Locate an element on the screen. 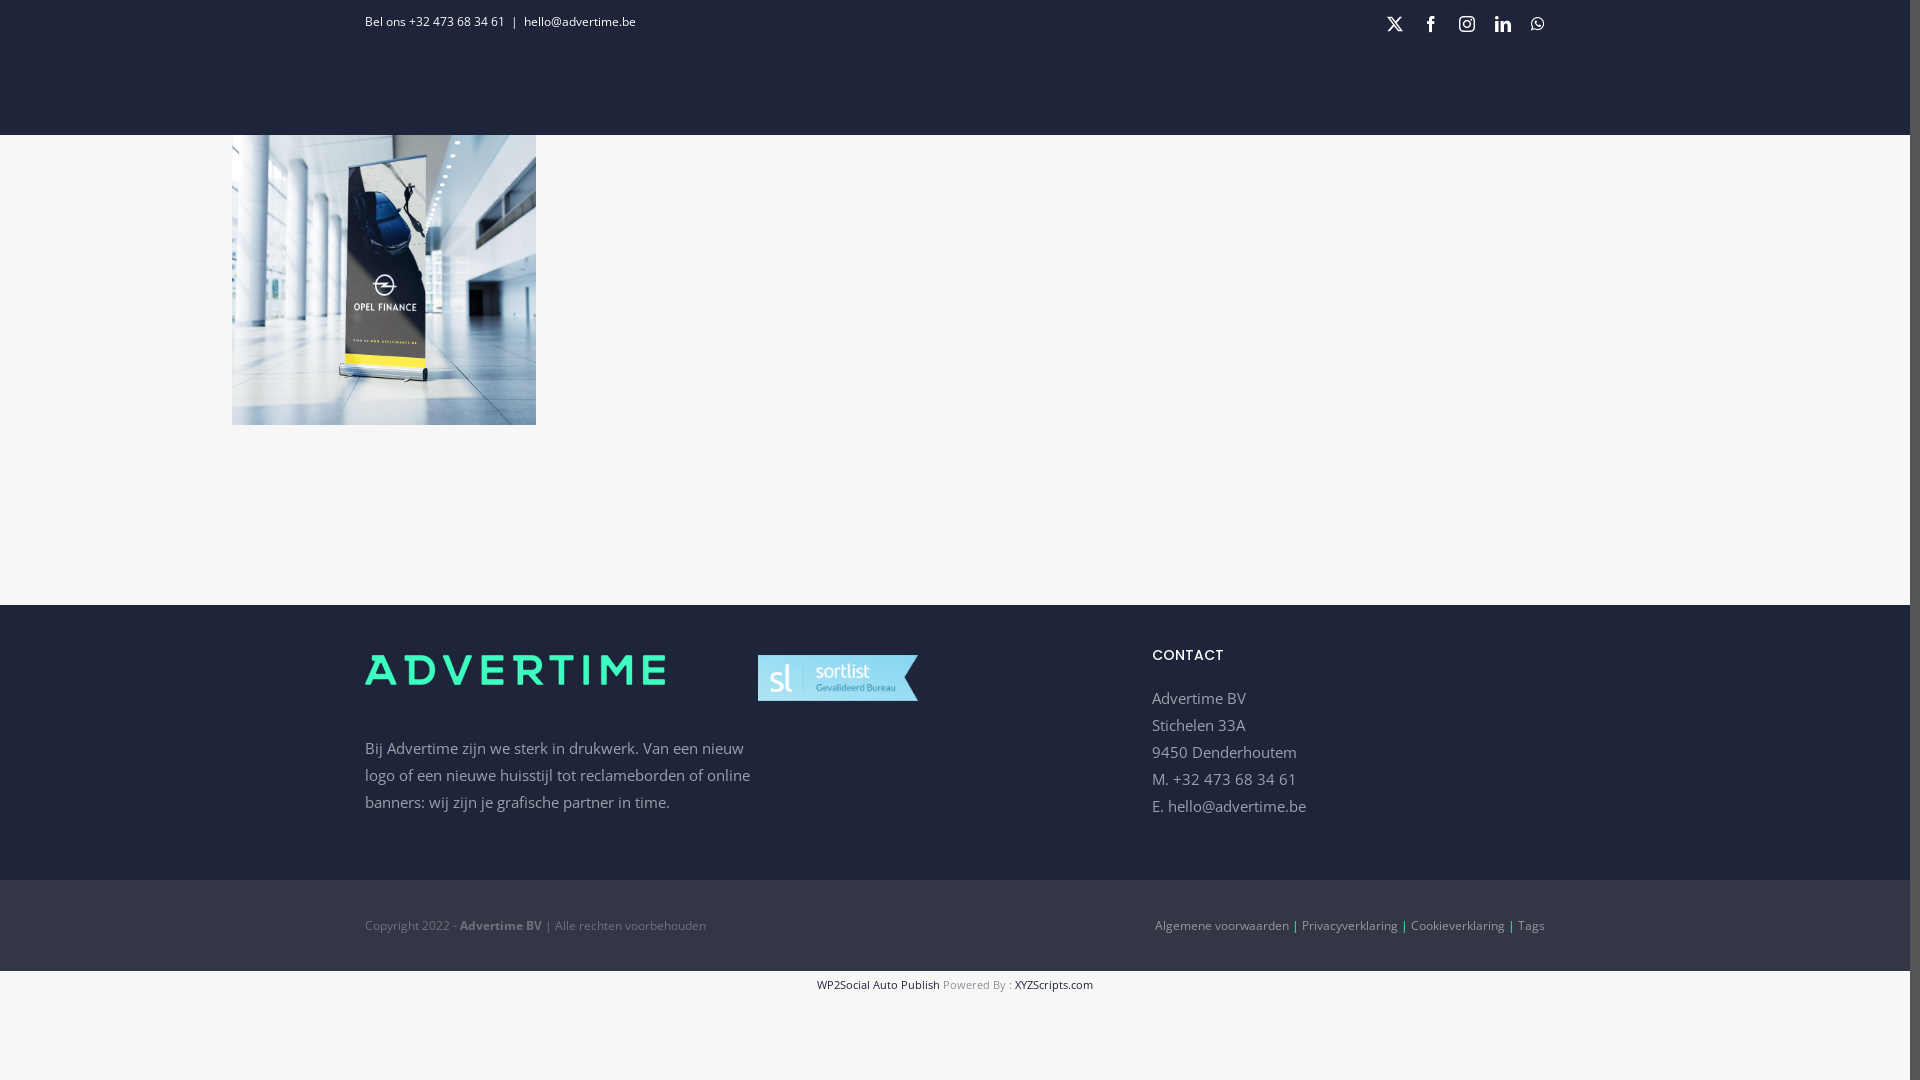 The image size is (1920, 1080). 'Twitter' is located at coordinates (1394, 23).